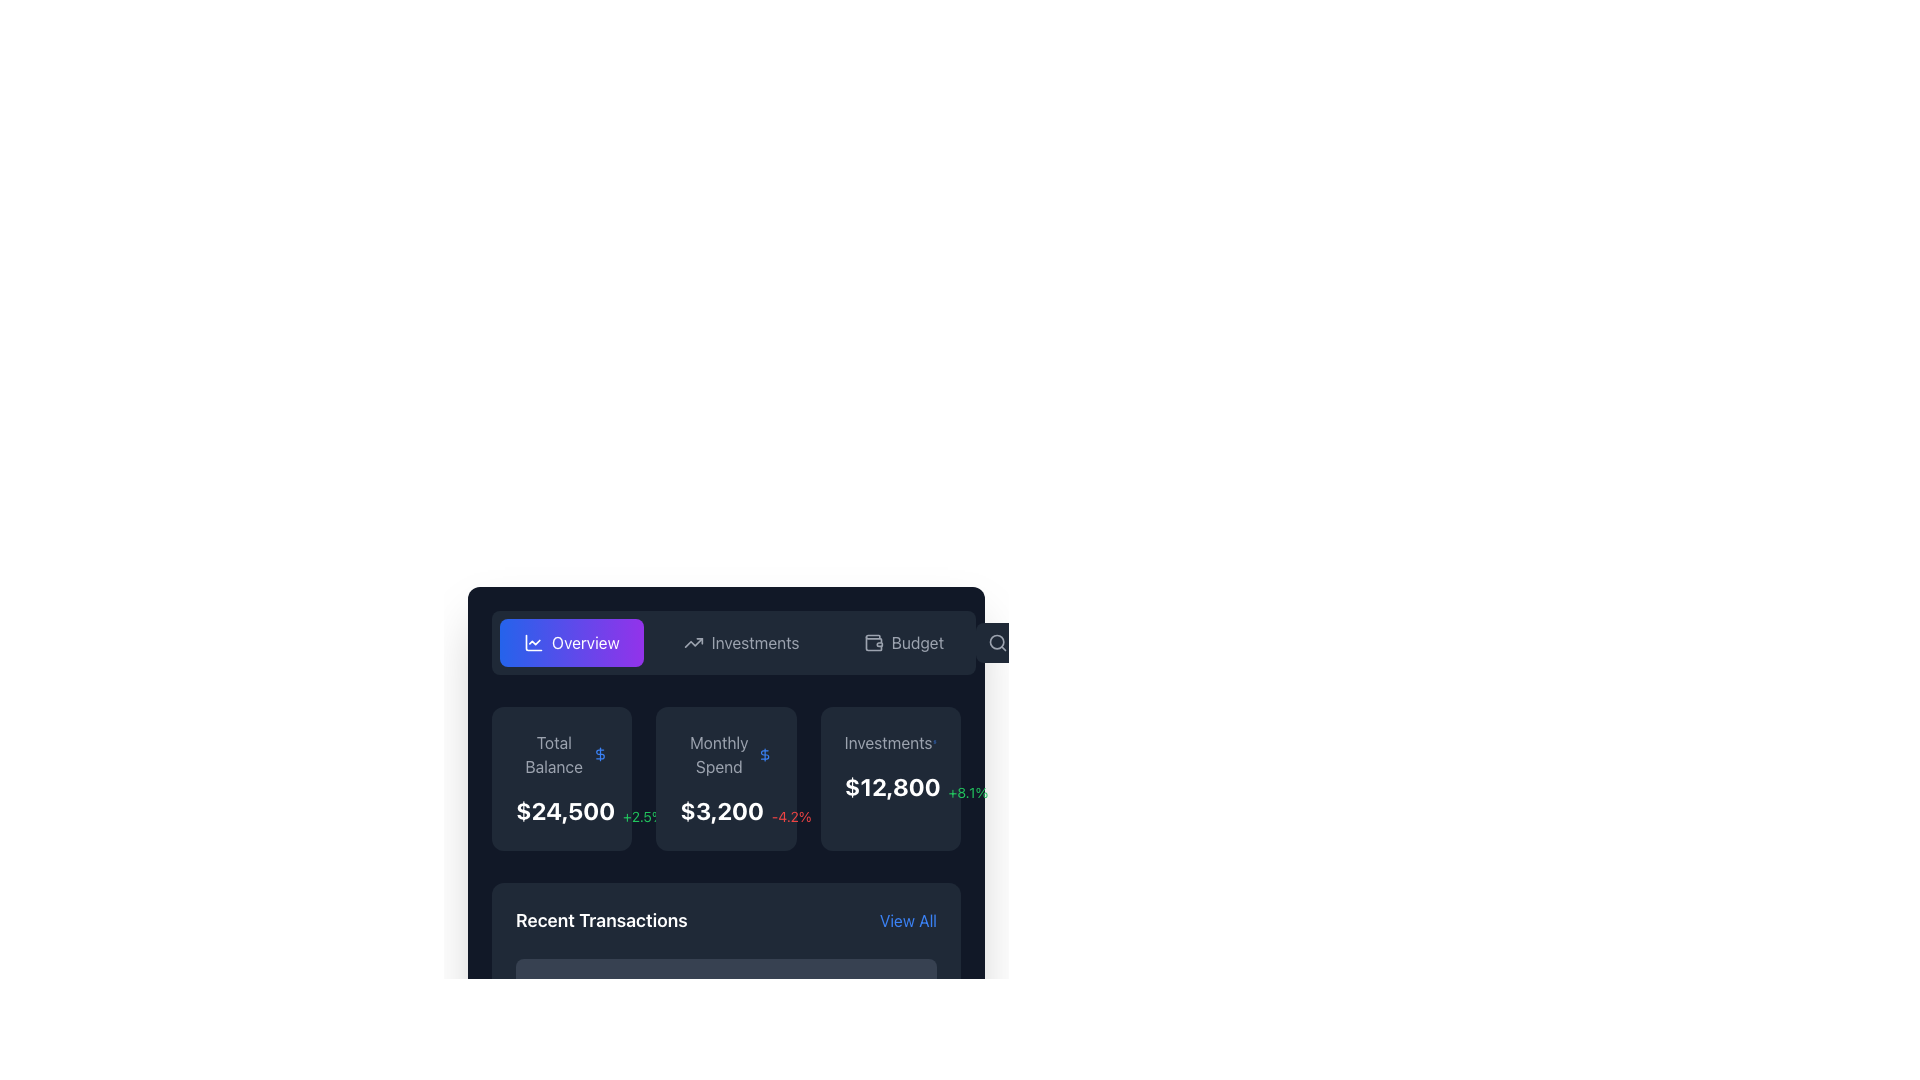  I want to click on the blue dollar sign icon located in the header section of the 'Monthly Spend' summary card, positioned to the right of the 'Monthly Spend' text, so click(764, 755).